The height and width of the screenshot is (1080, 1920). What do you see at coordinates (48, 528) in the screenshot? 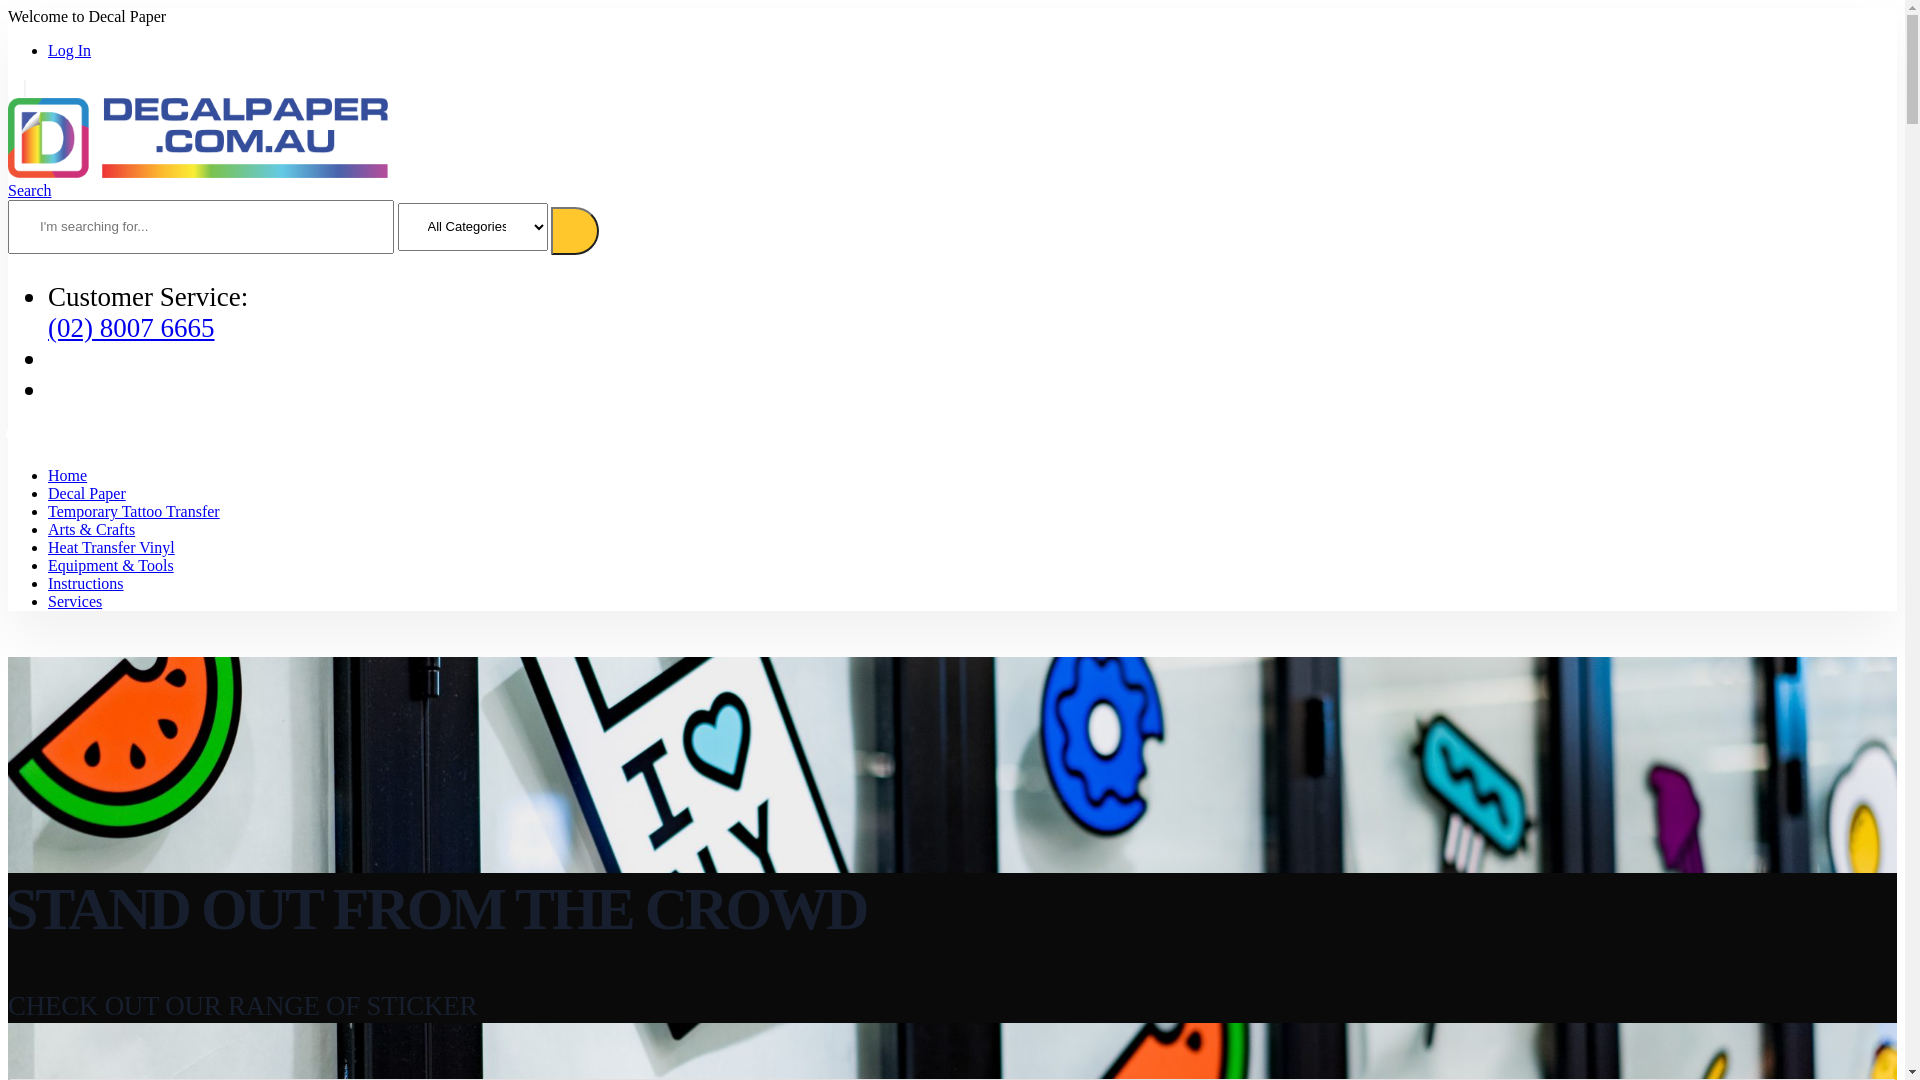
I see `'Arts & Crafts'` at bounding box center [48, 528].